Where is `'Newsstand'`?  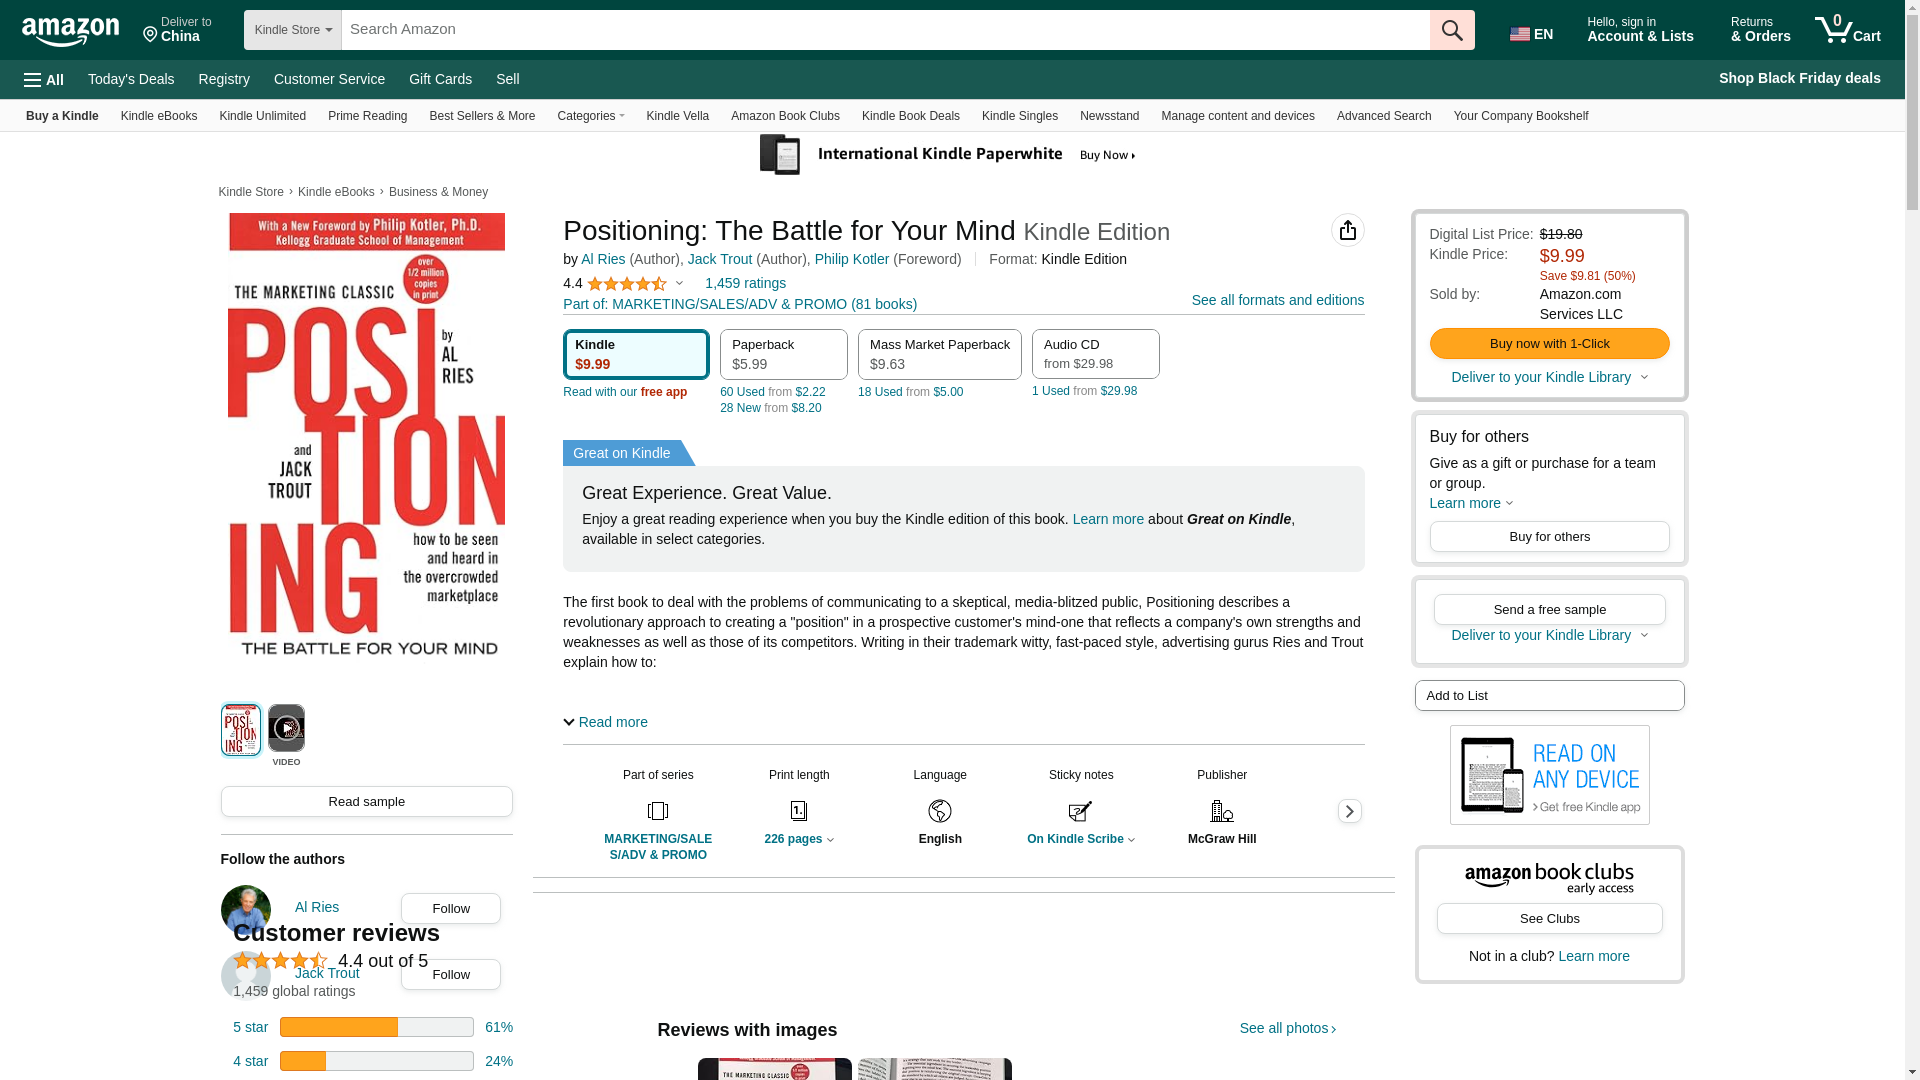 'Newsstand' is located at coordinates (1108, 115).